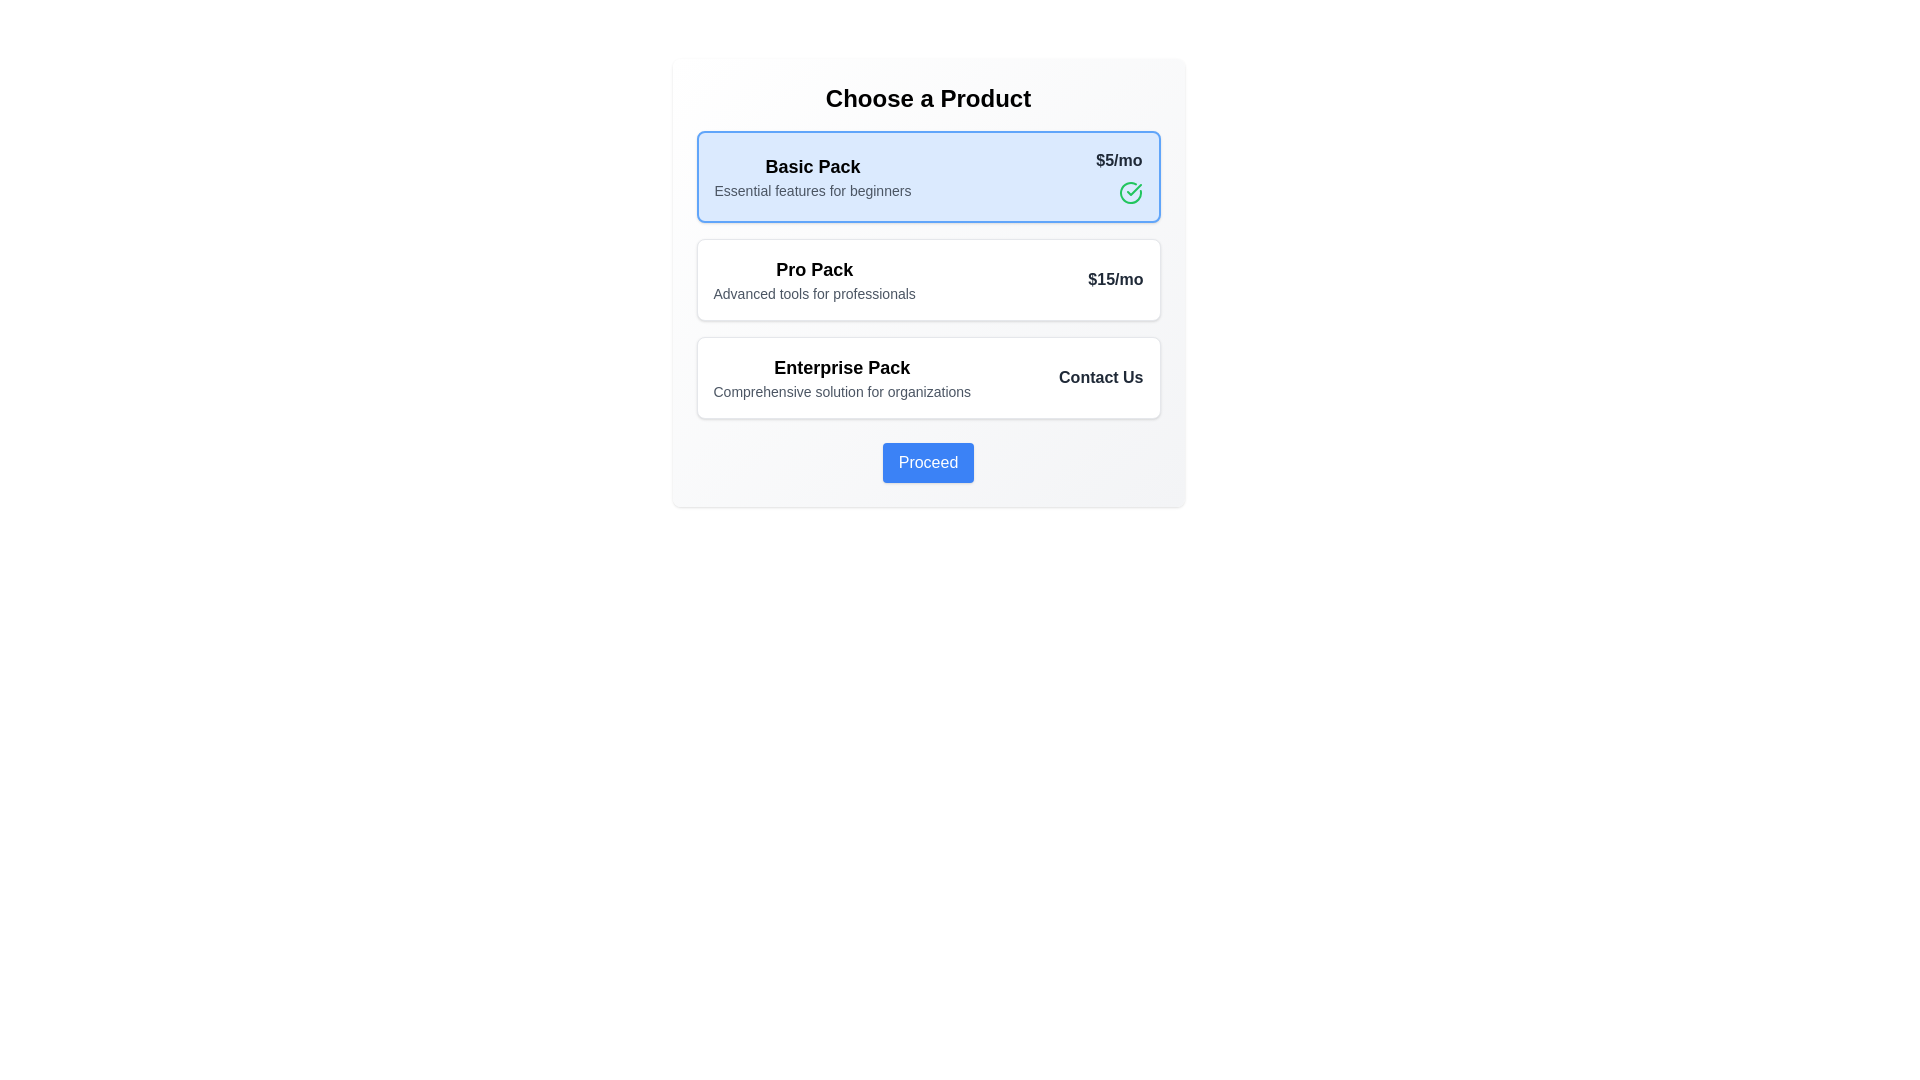 Image resolution: width=1920 pixels, height=1080 pixels. What do you see at coordinates (927, 280) in the screenshot?
I see `the 'Pro Pack' card element, which is the second card in a vertical list, to trigger the hover effect` at bounding box center [927, 280].